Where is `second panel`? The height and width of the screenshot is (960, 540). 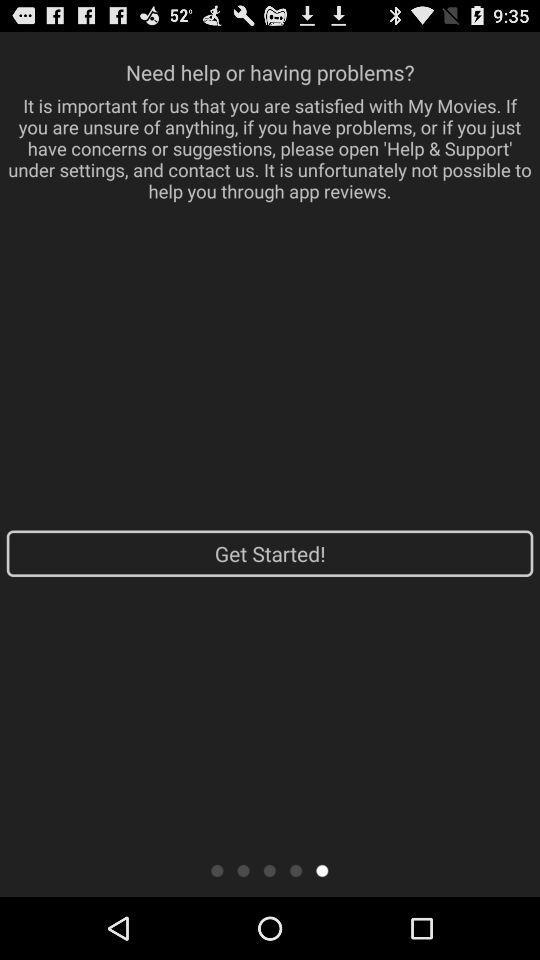 second panel is located at coordinates (243, 869).